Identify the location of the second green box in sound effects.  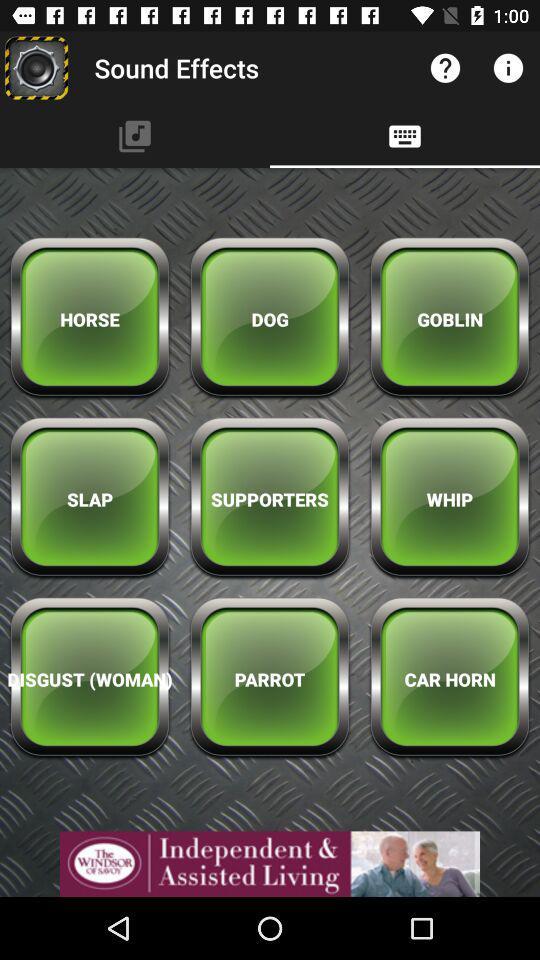
(270, 319).